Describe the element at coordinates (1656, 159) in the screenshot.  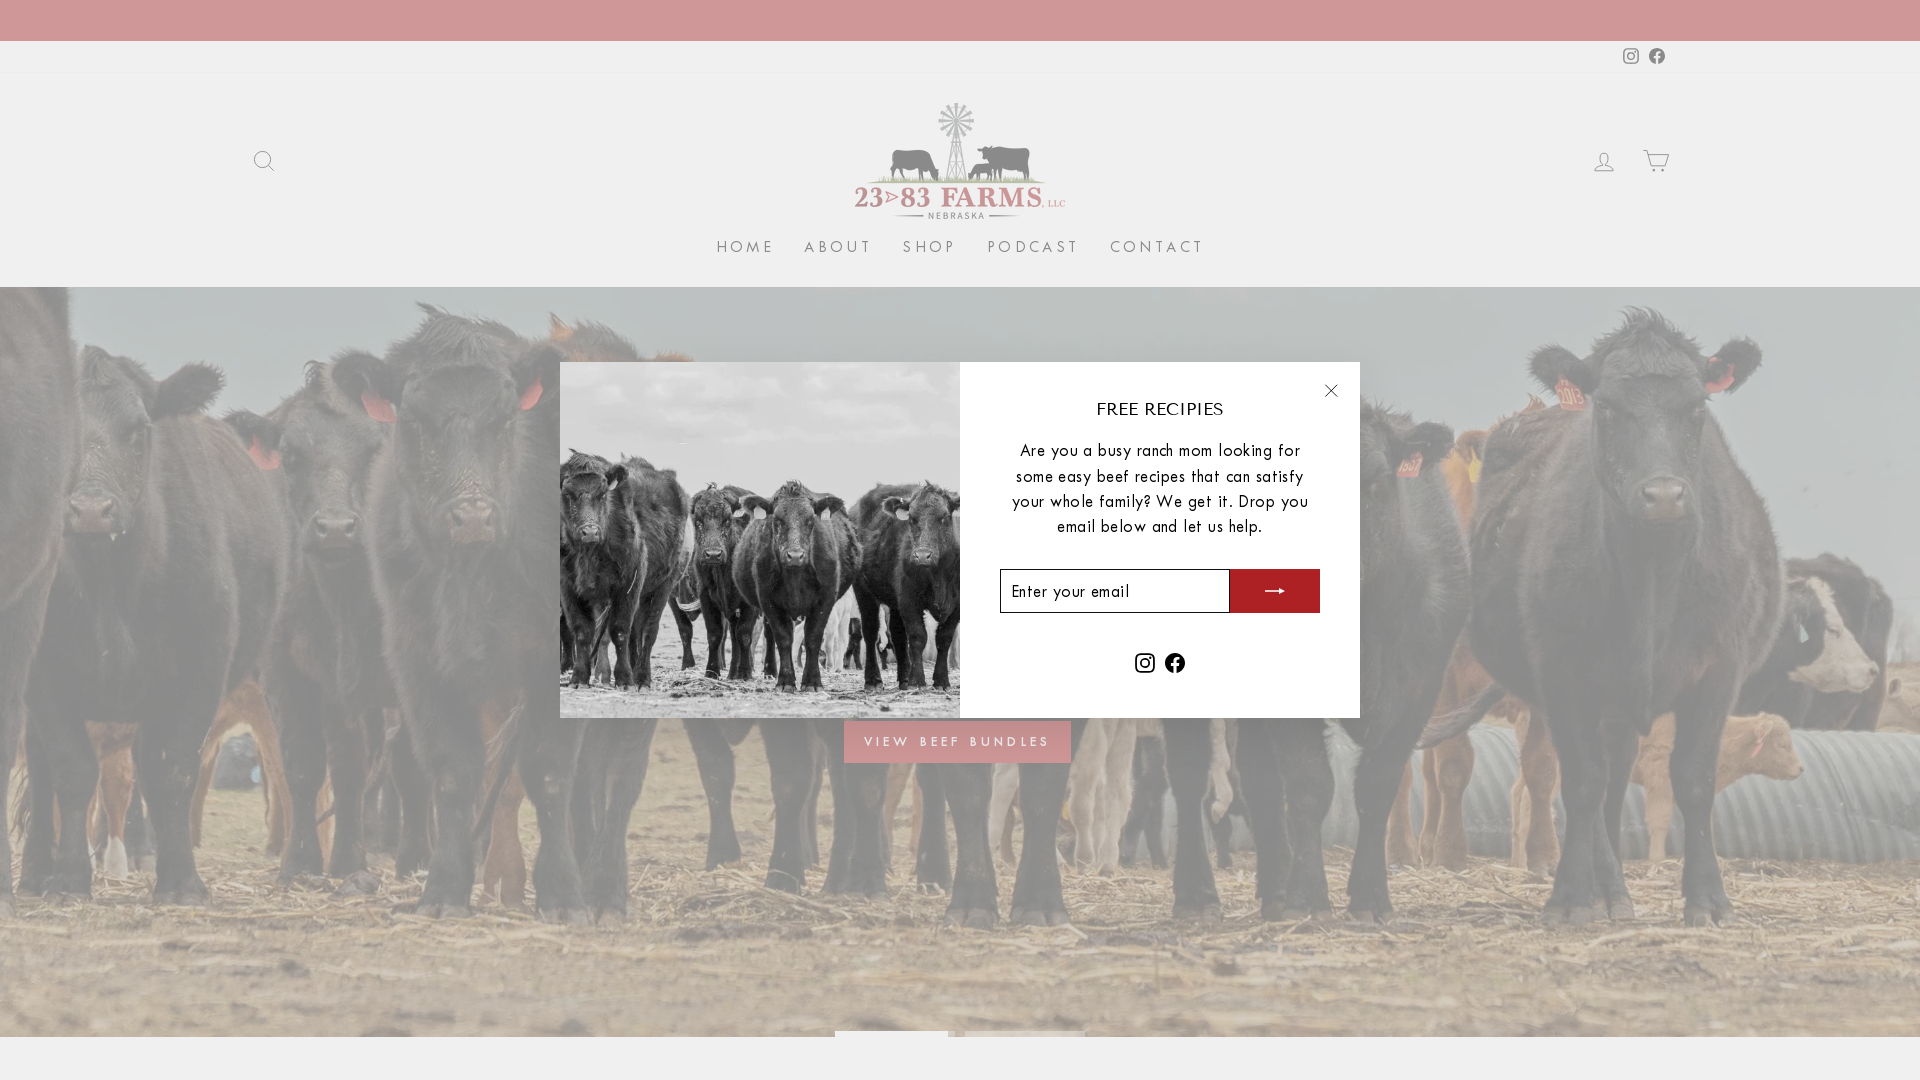
I see `'CART'` at that location.